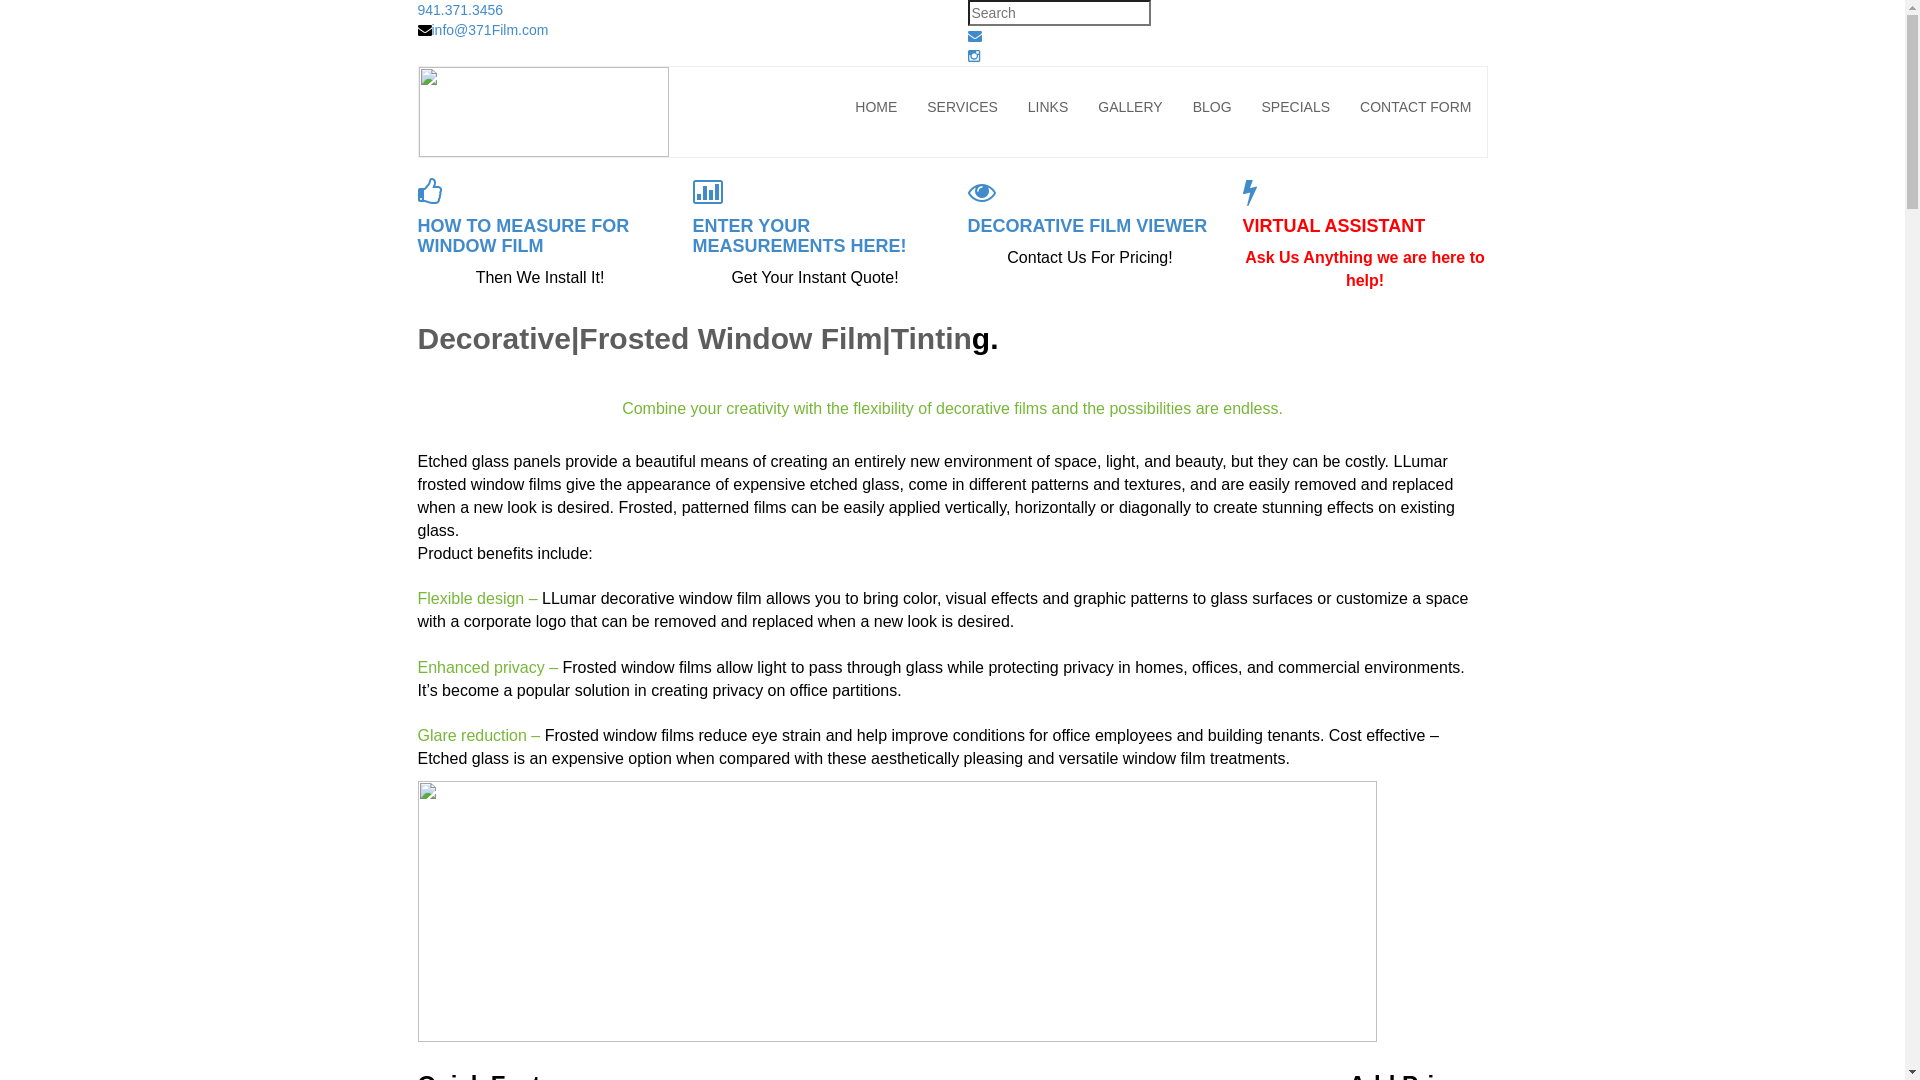 This screenshot has height=1080, width=1920. Describe the element at coordinates (1363, 234) in the screenshot. I see `'VIRTUAL ASSISTANT` at that location.